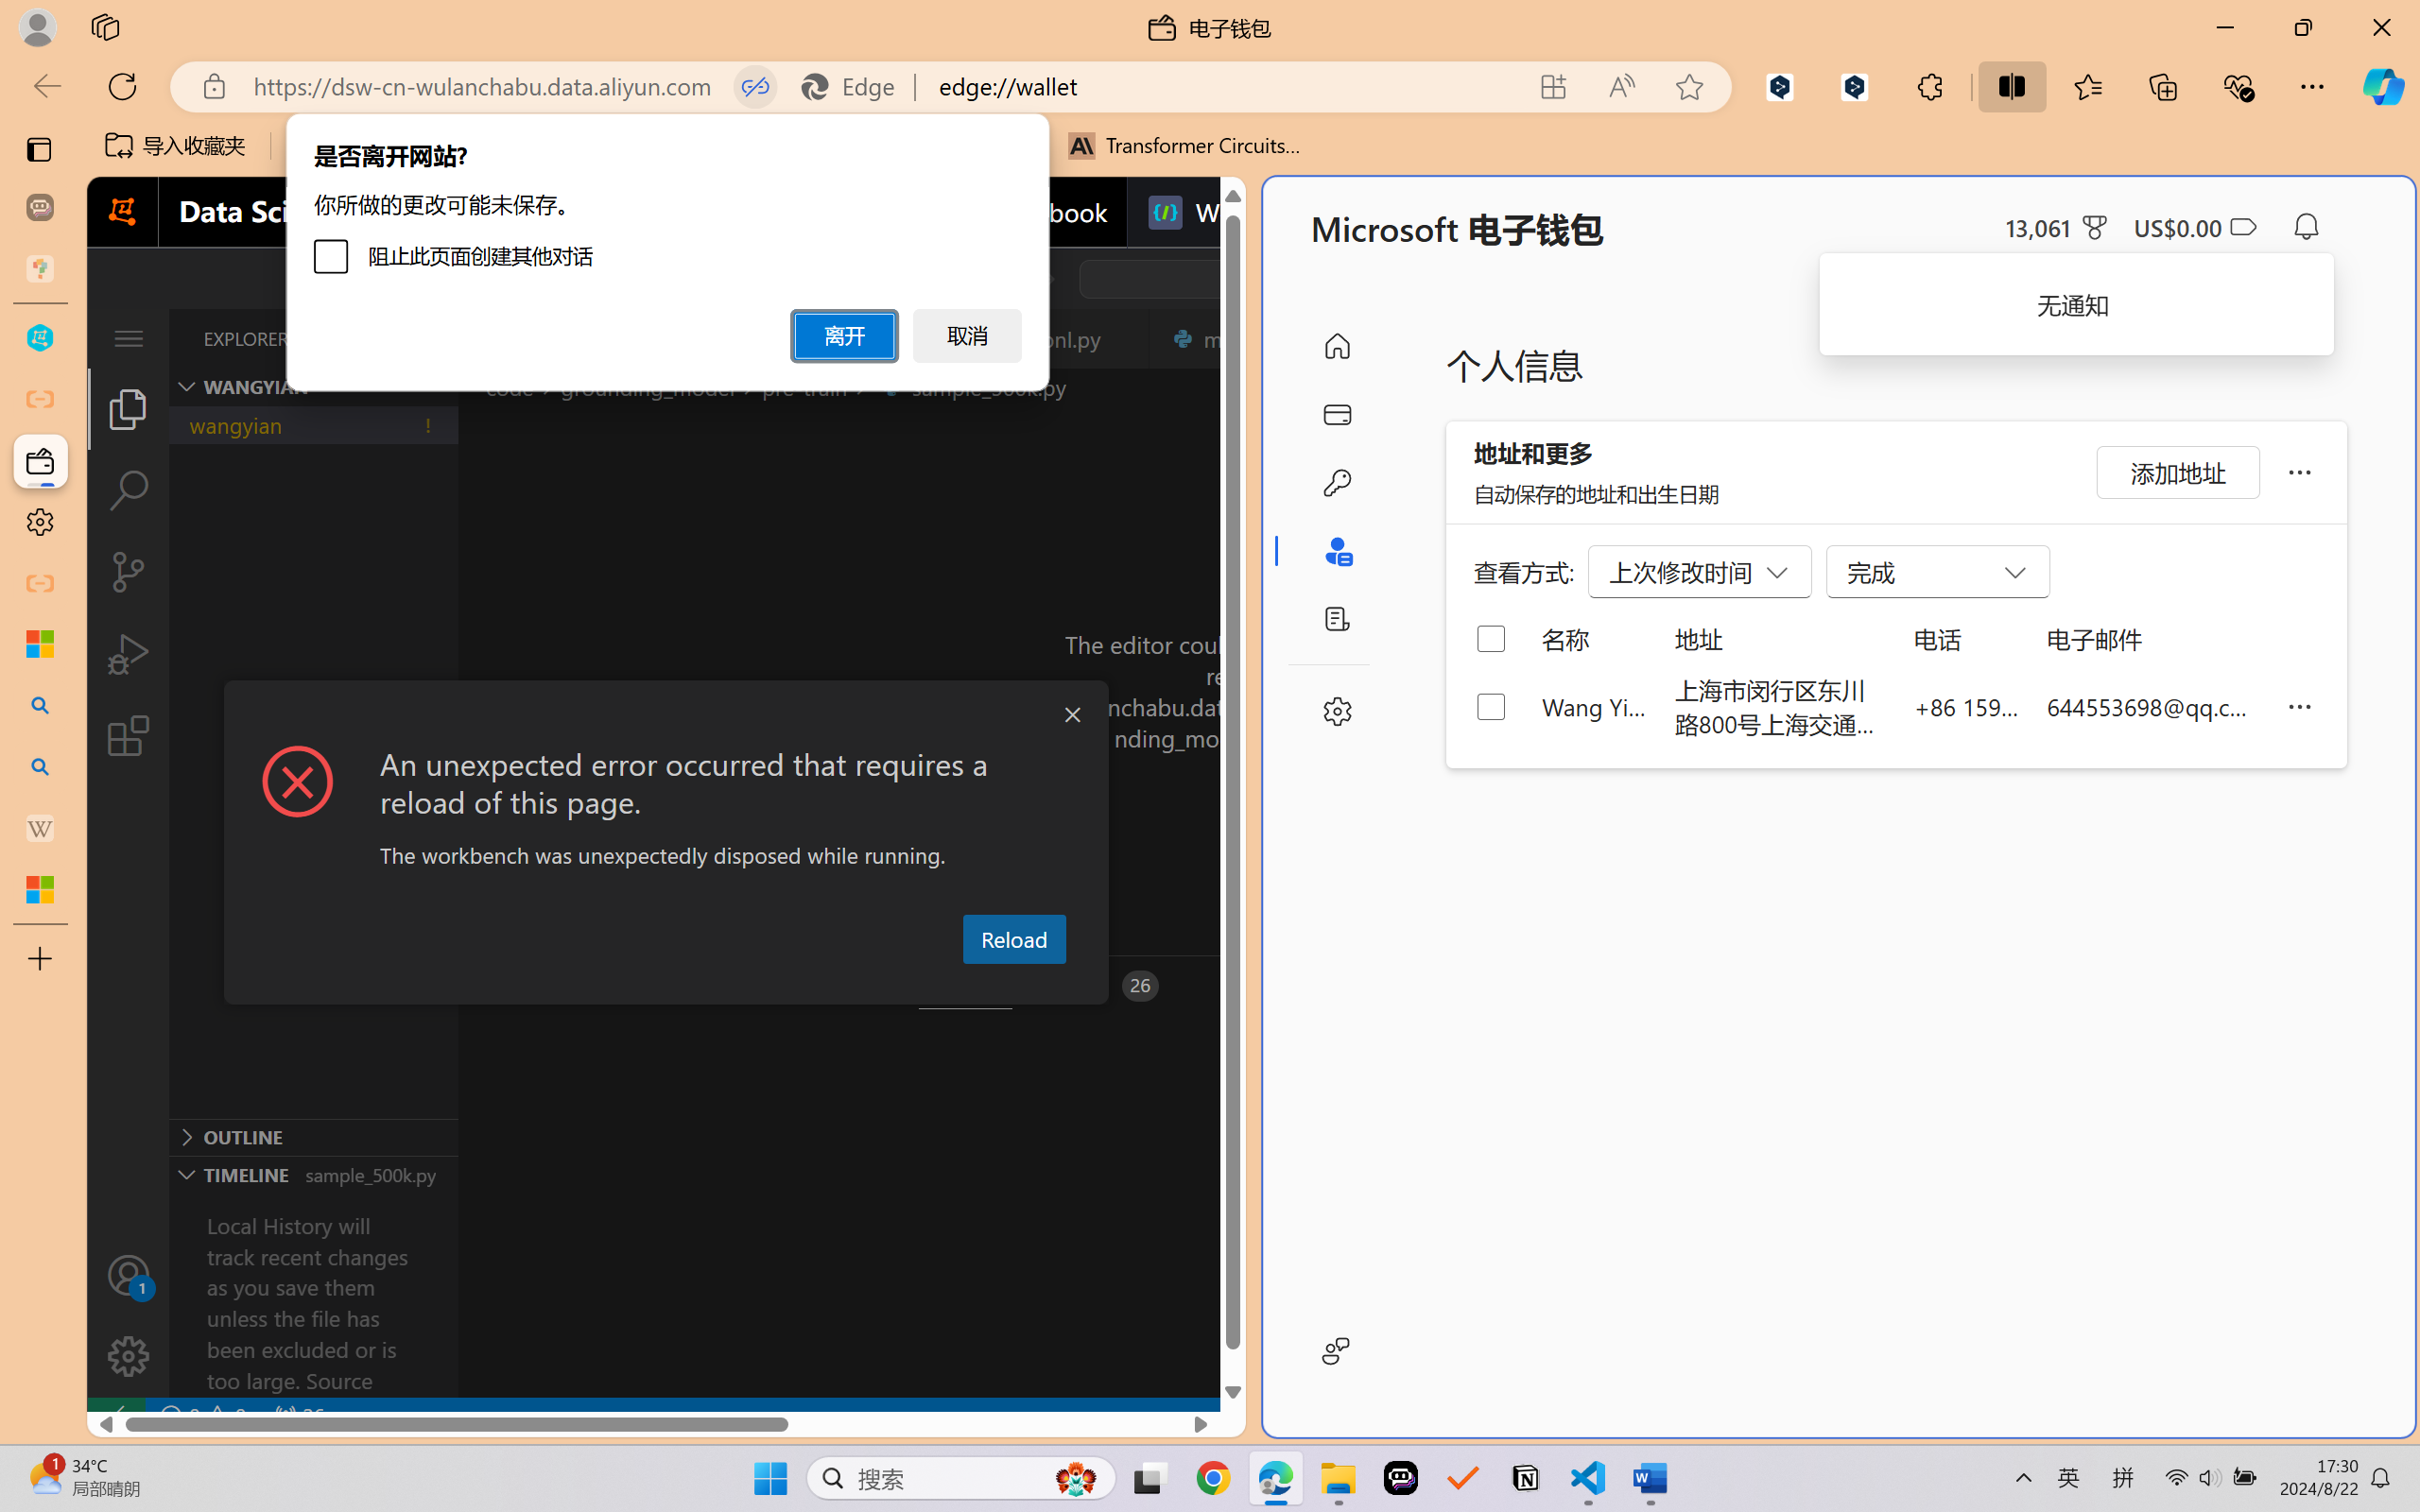 The width and height of the screenshot is (2420, 1512). What do you see at coordinates (2152, 705) in the screenshot?
I see `'644553698@qq.com'` at bounding box center [2152, 705].